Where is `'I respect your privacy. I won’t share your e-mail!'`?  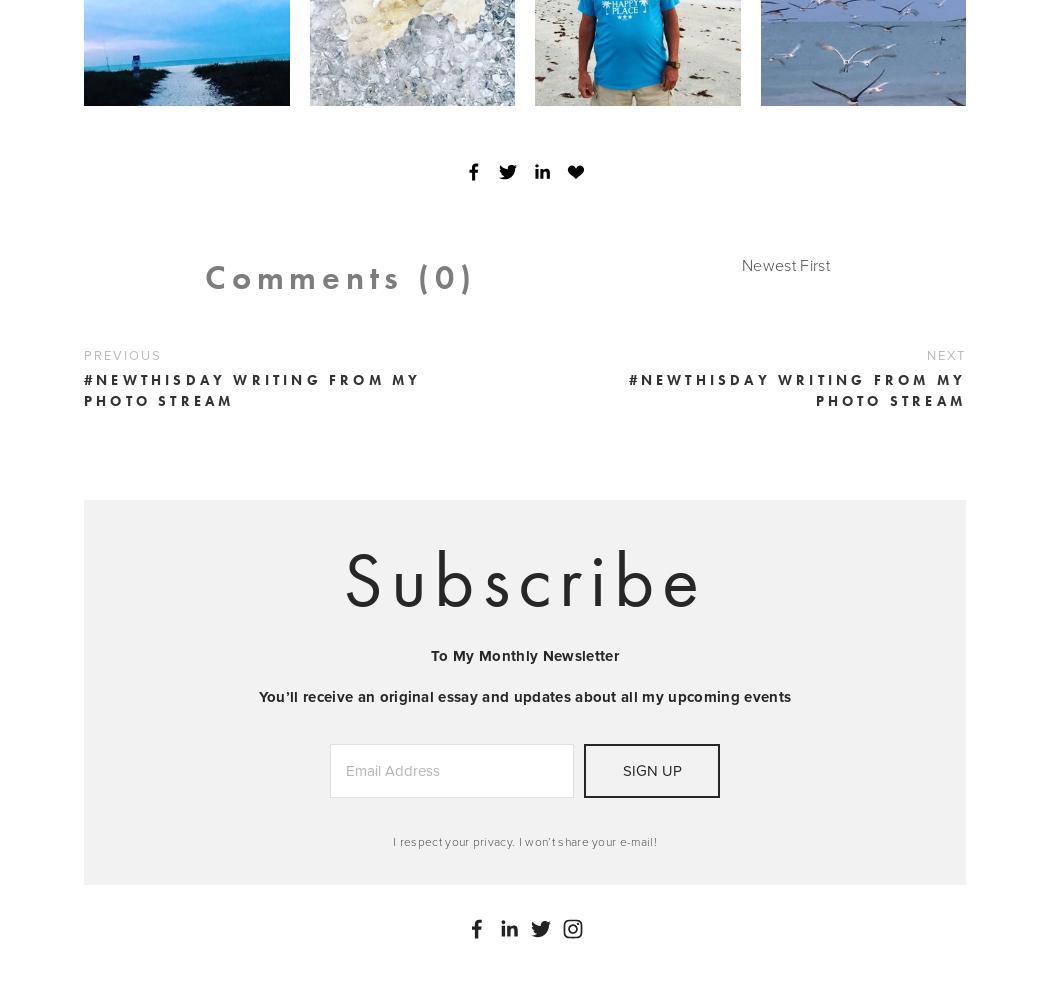 'I respect your privacy. I won’t share your e-mail!' is located at coordinates (525, 839).